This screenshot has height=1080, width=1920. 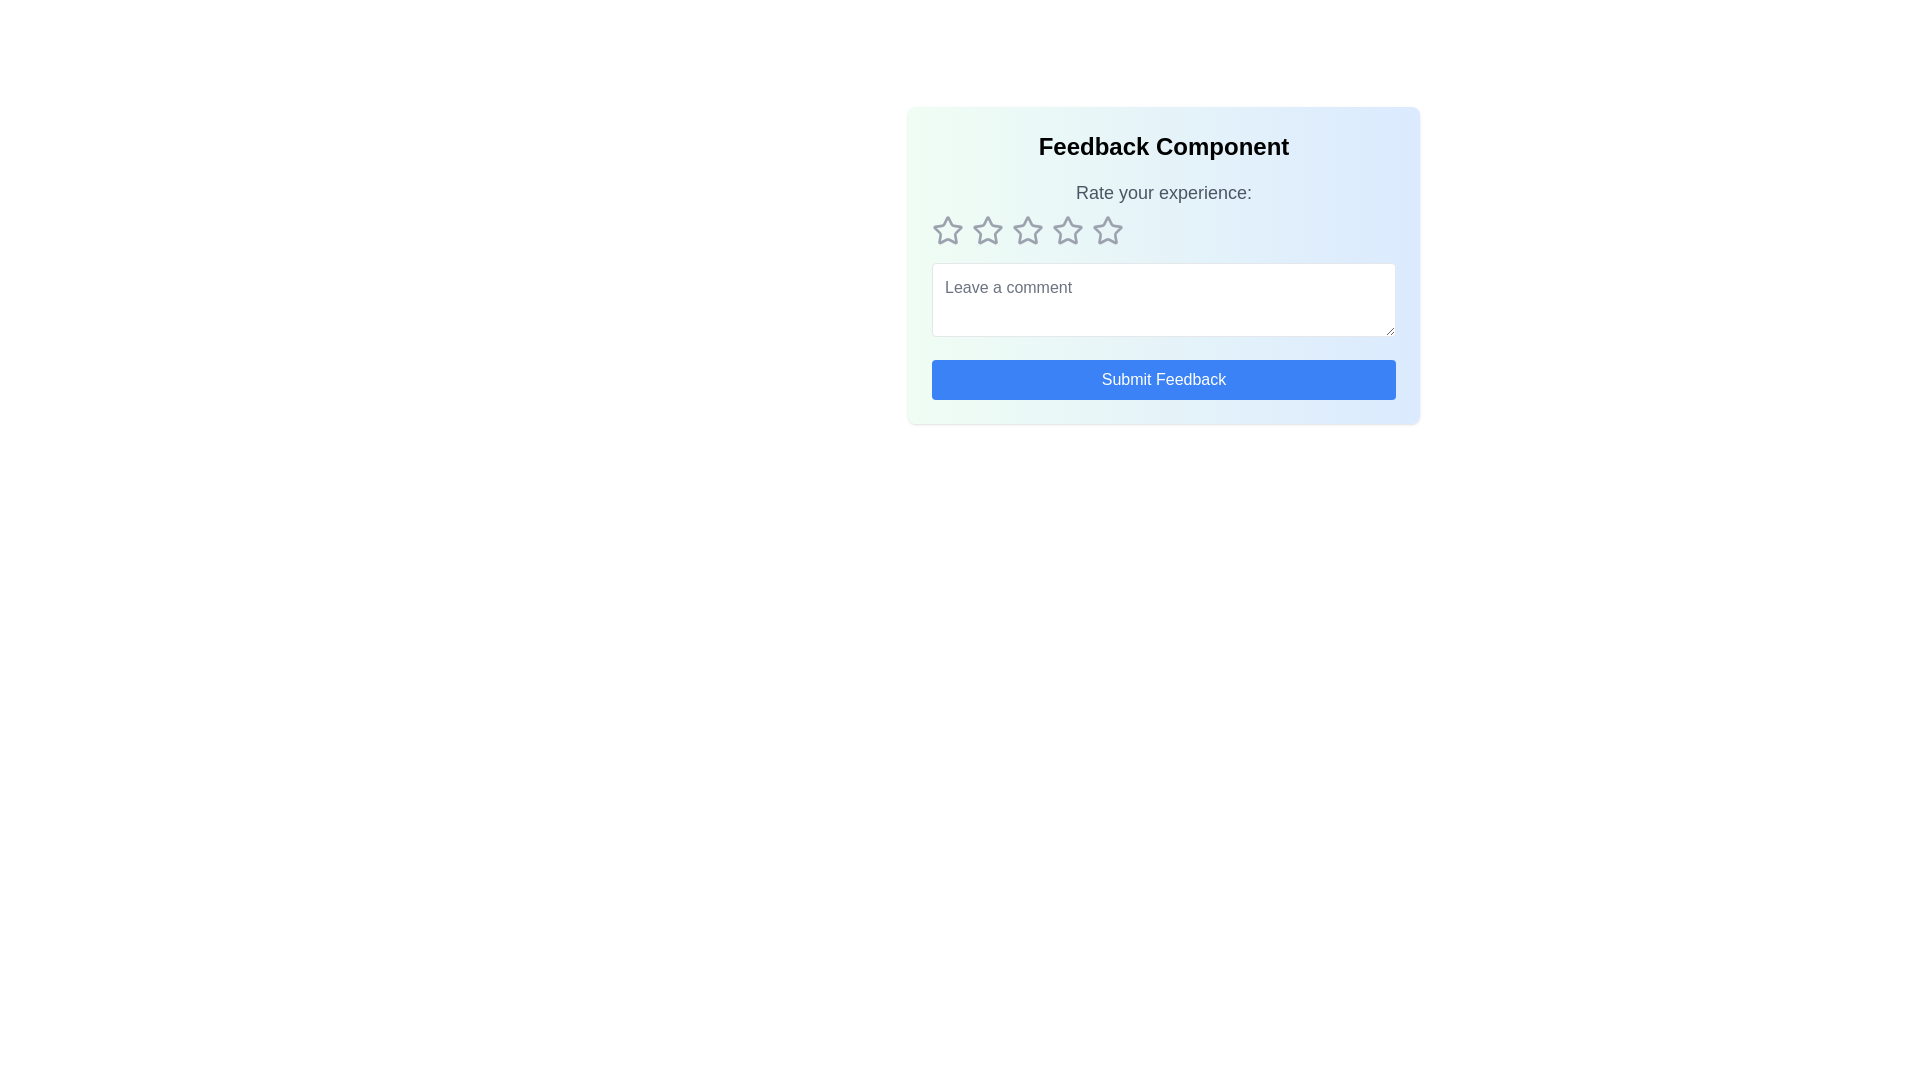 I want to click on the second star icon in the rating bar, so click(x=1027, y=229).